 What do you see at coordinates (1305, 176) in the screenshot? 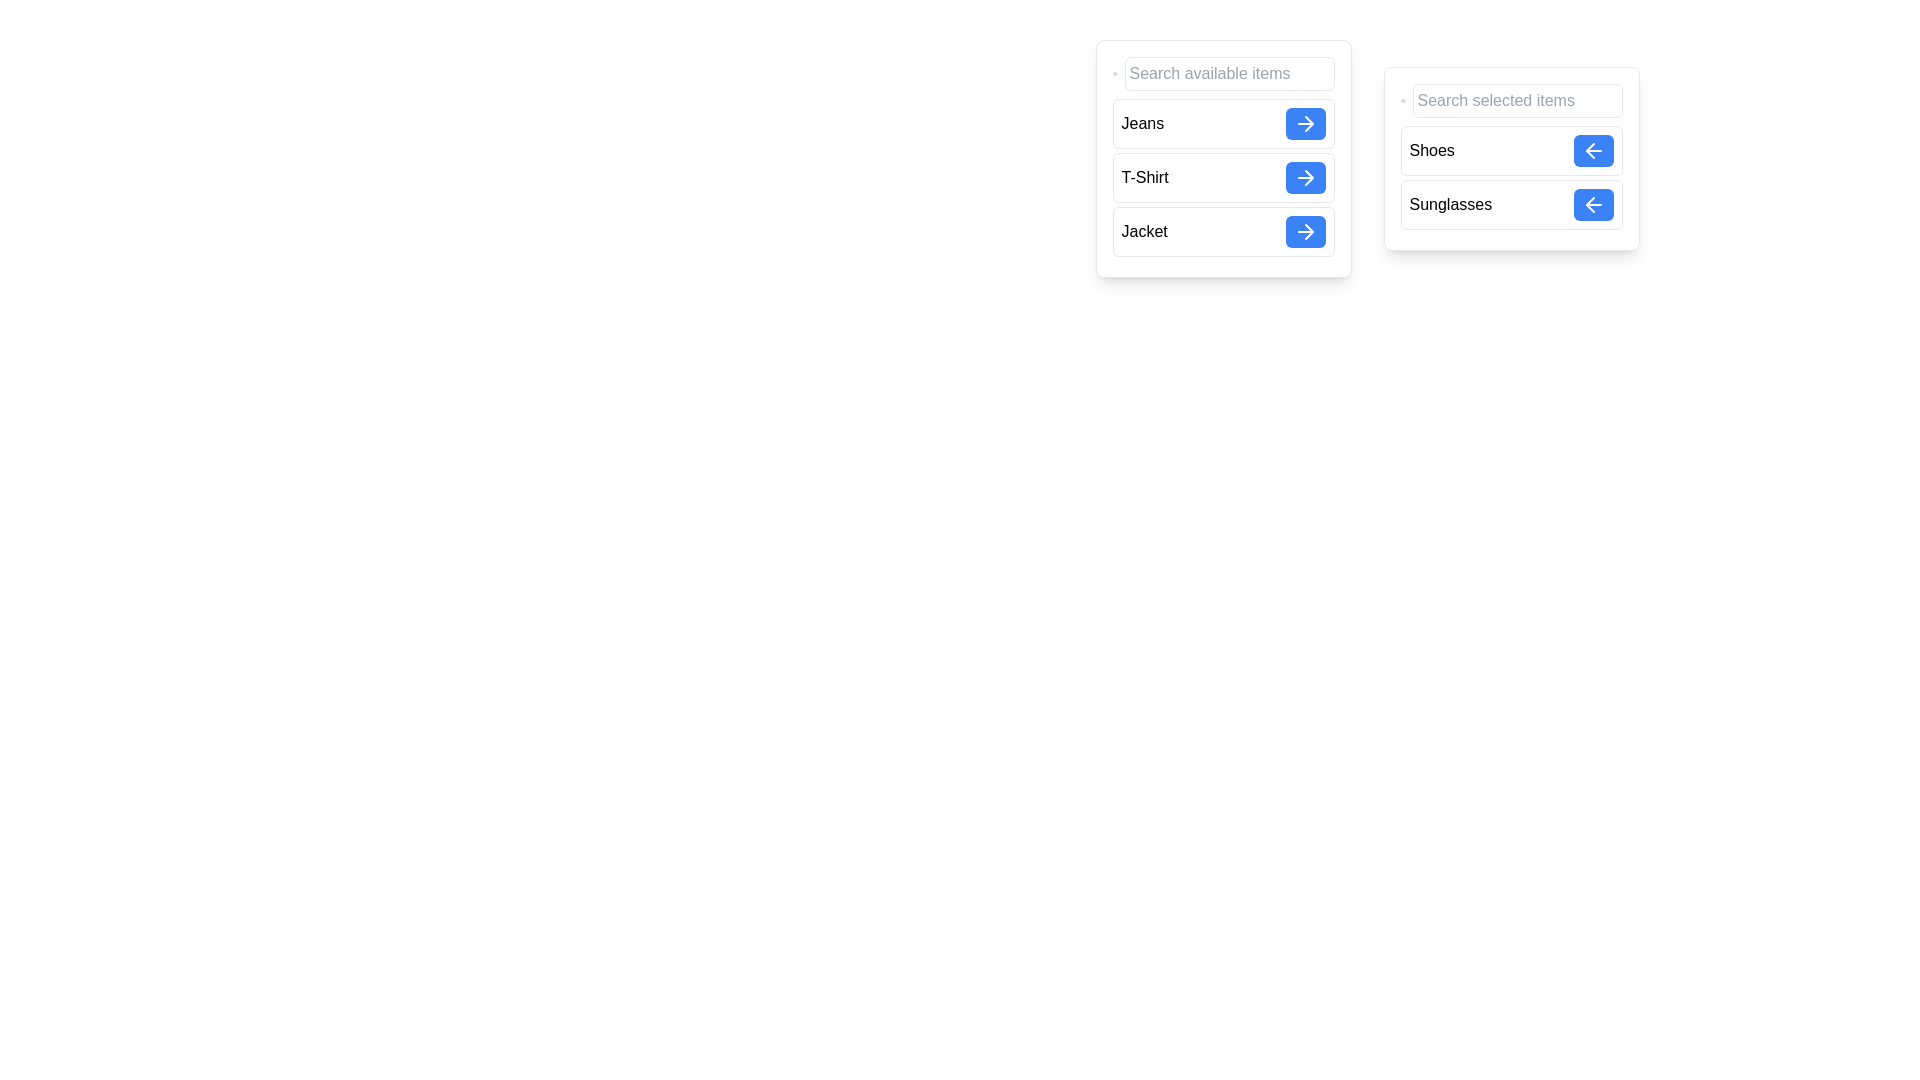
I see `the button located to the right of the 'T-Shirt' text in the item list` at bounding box center [1305, 176].